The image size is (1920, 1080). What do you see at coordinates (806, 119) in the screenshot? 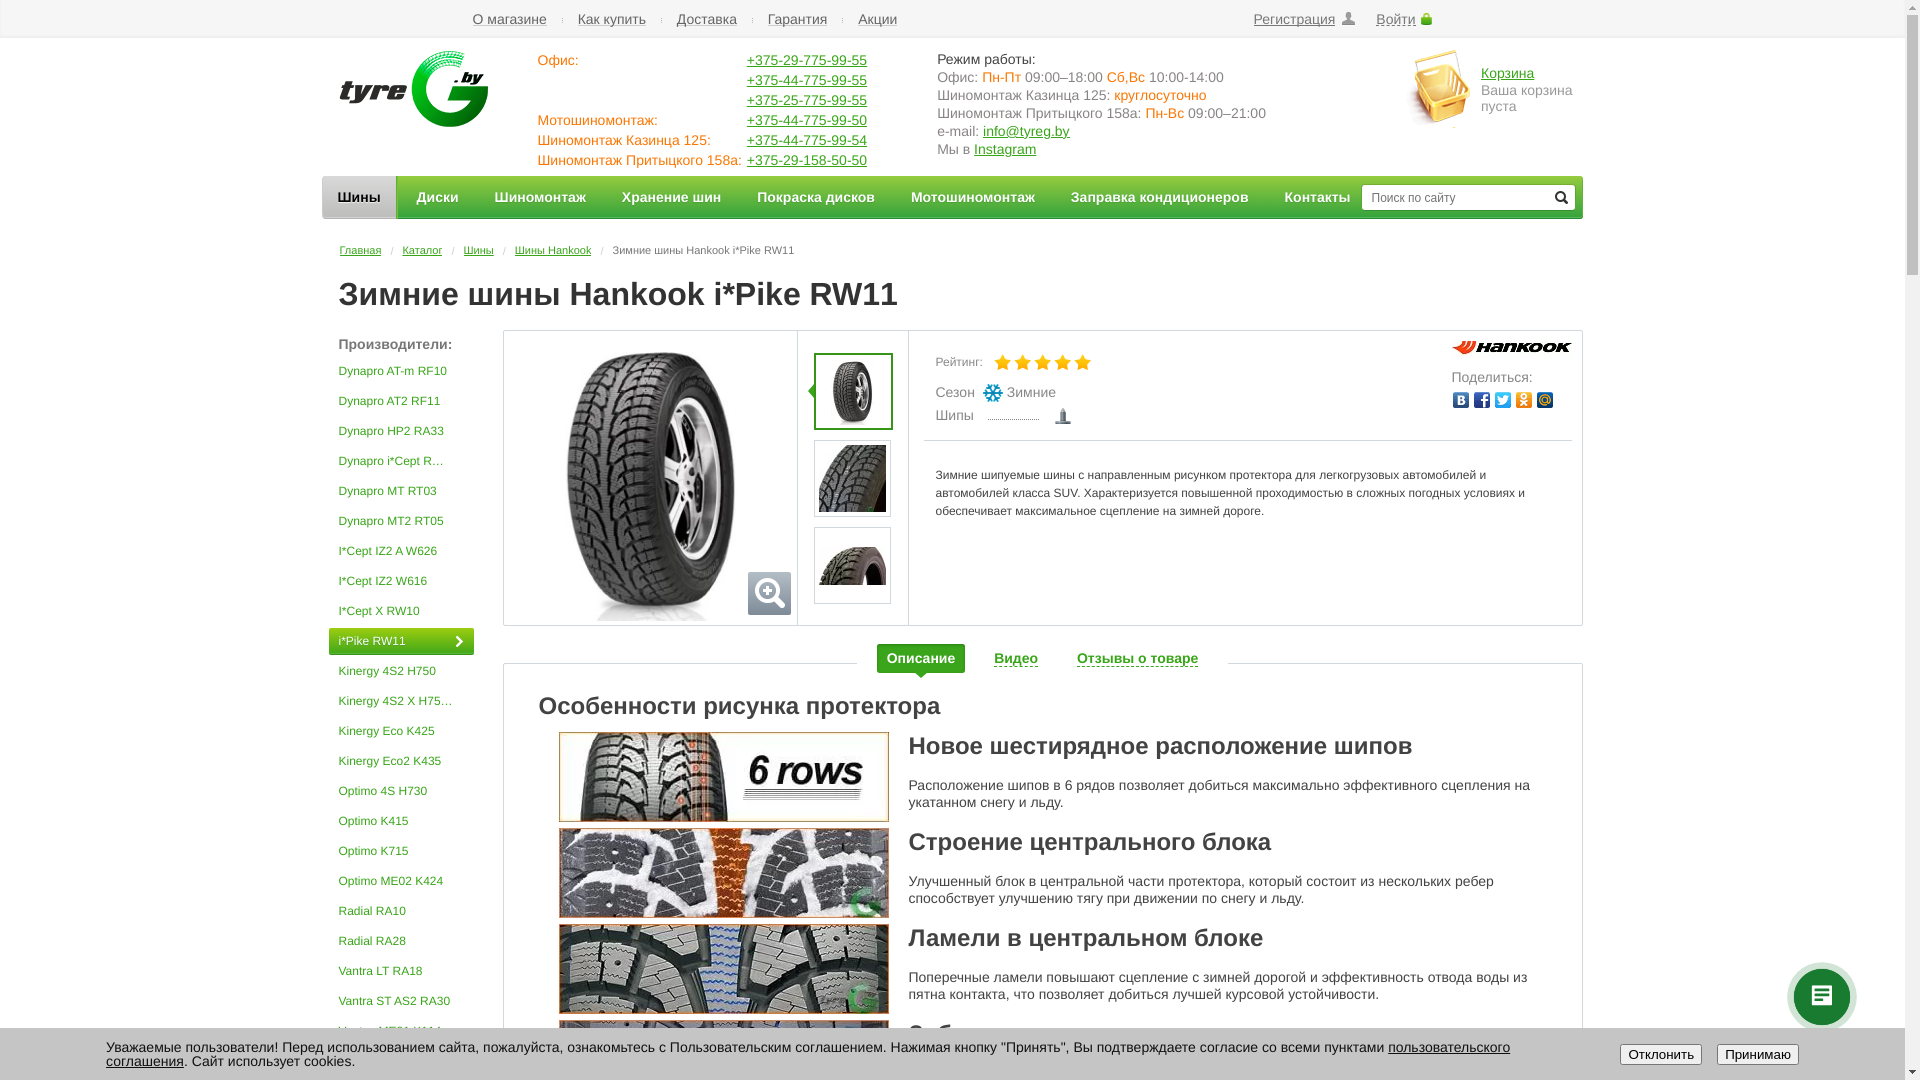
I see `'+375-44-775-99-50'` at bounding box center [806, 119].